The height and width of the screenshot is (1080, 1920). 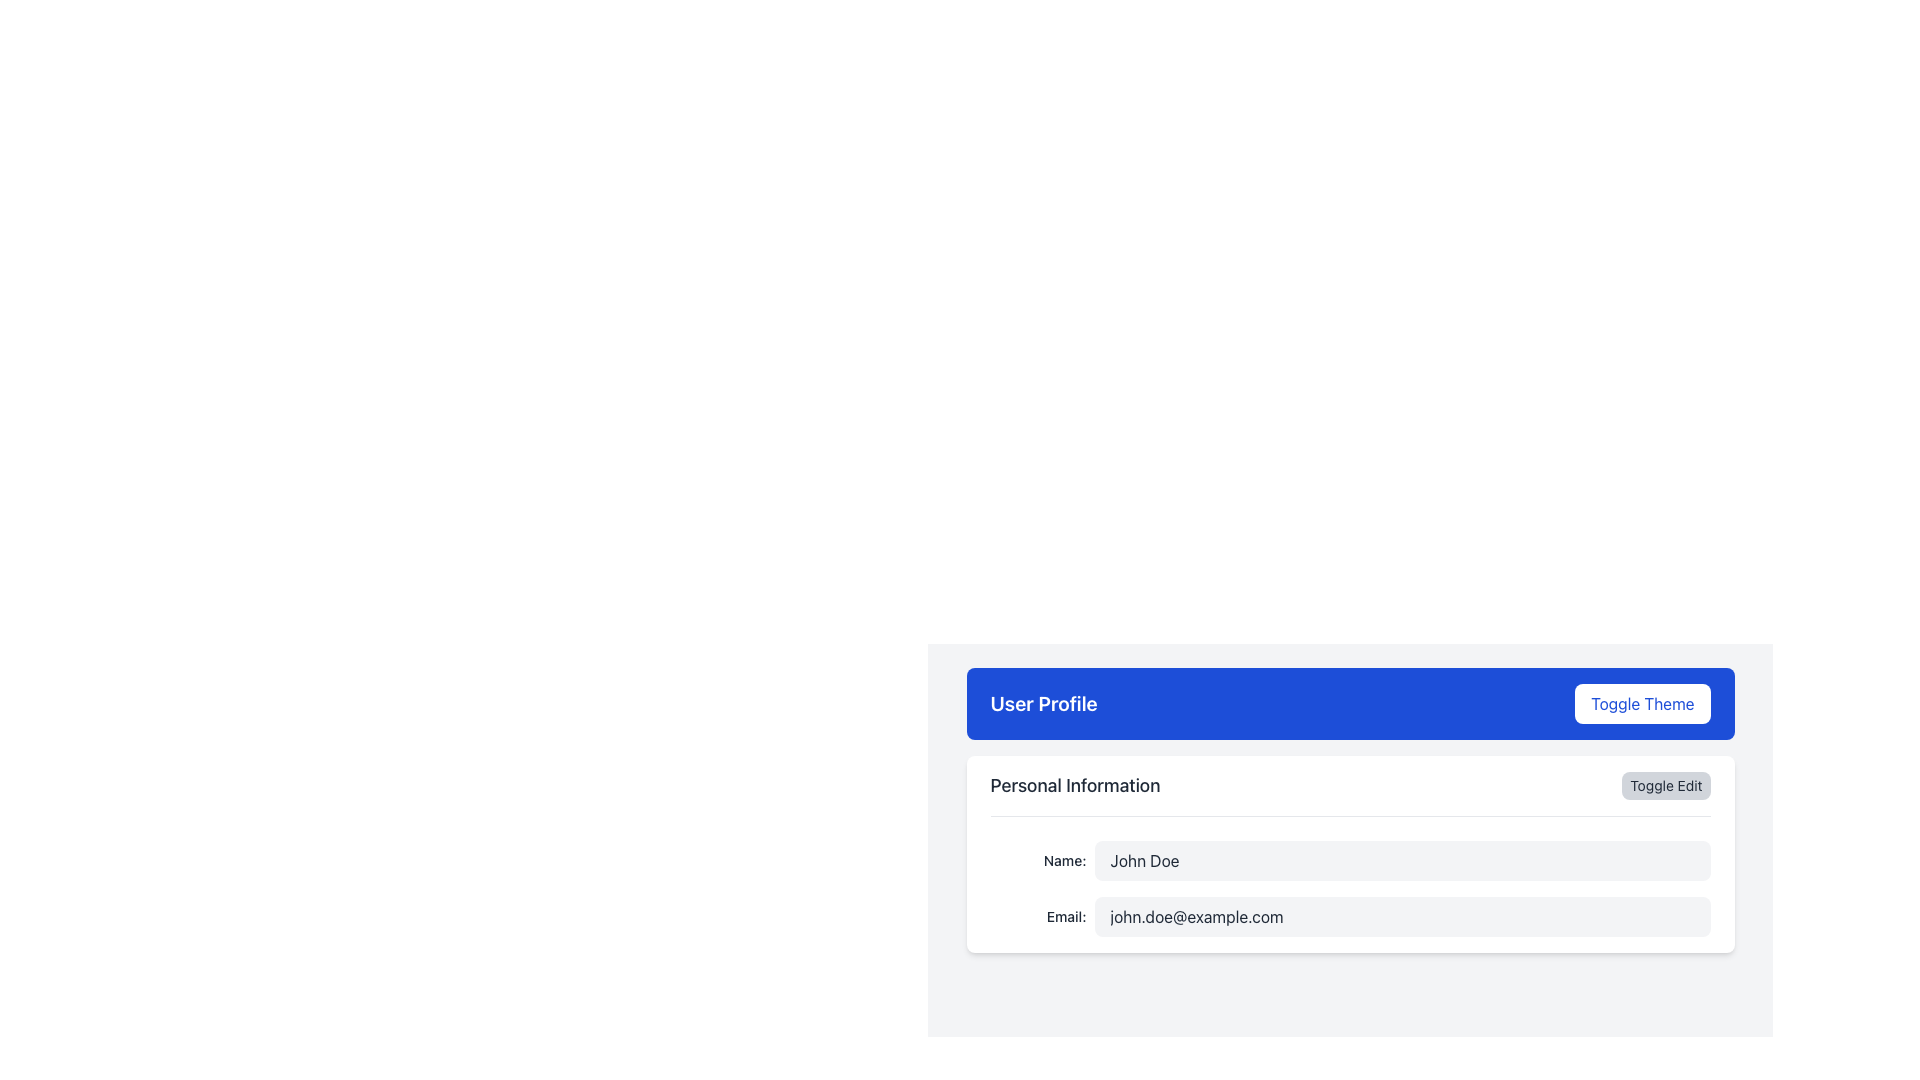 What do you see at coordinates (1350, 859) in the screenshot?
I see `the text input field for the user's name located in the 'Personal Information' section` at bounding box center [1350, 859].